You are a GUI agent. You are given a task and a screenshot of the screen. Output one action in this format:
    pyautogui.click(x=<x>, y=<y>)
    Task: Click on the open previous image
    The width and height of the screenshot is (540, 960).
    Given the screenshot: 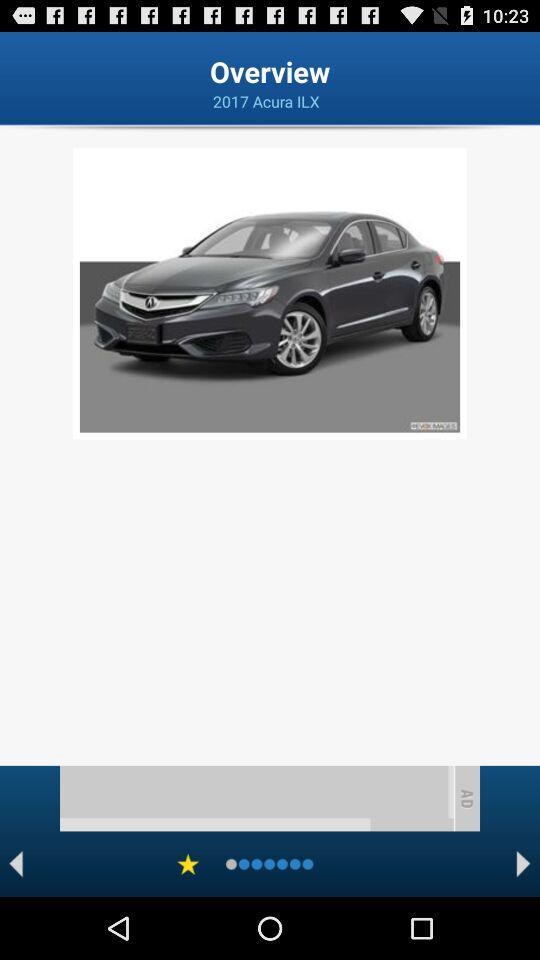 What is the action you would take?
    pyautogui.click(x=15, y=863)
    